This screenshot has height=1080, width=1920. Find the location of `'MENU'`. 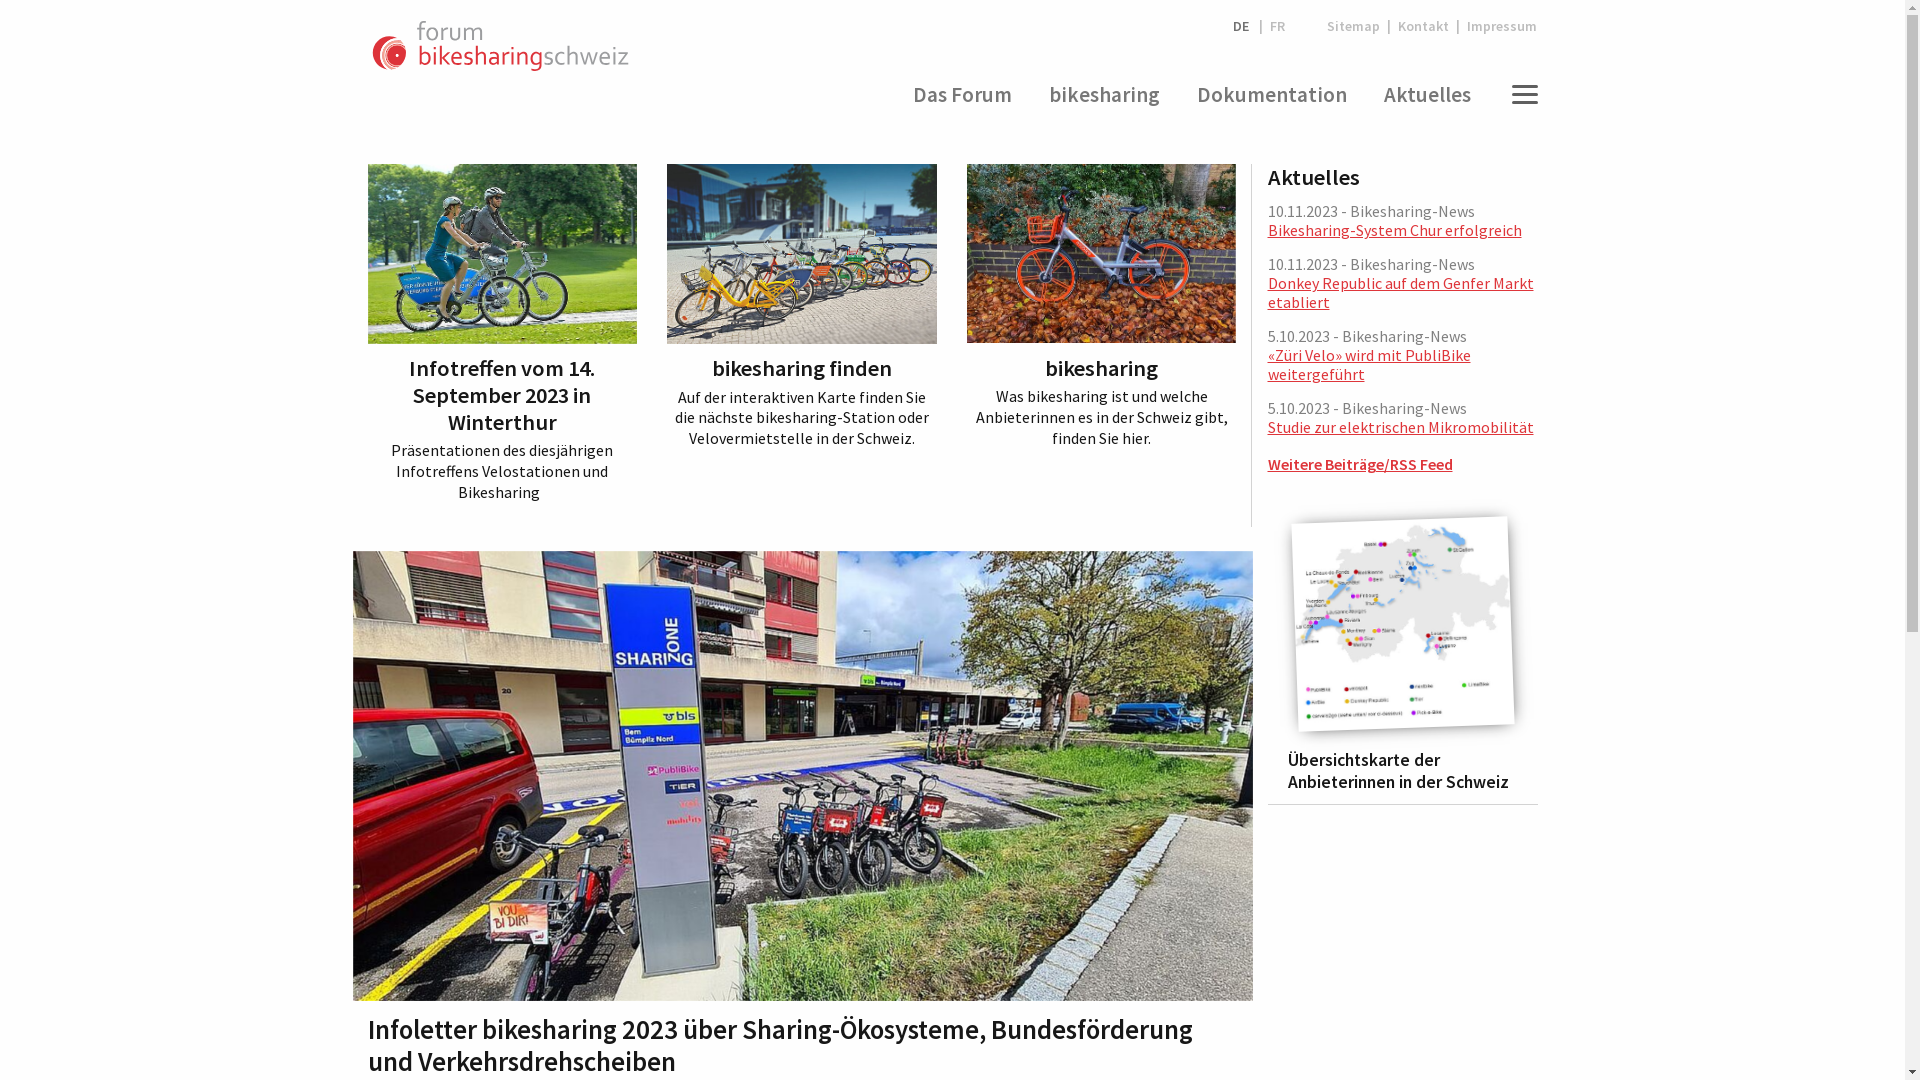

'MENU' is located at coordinates (1520, 95).